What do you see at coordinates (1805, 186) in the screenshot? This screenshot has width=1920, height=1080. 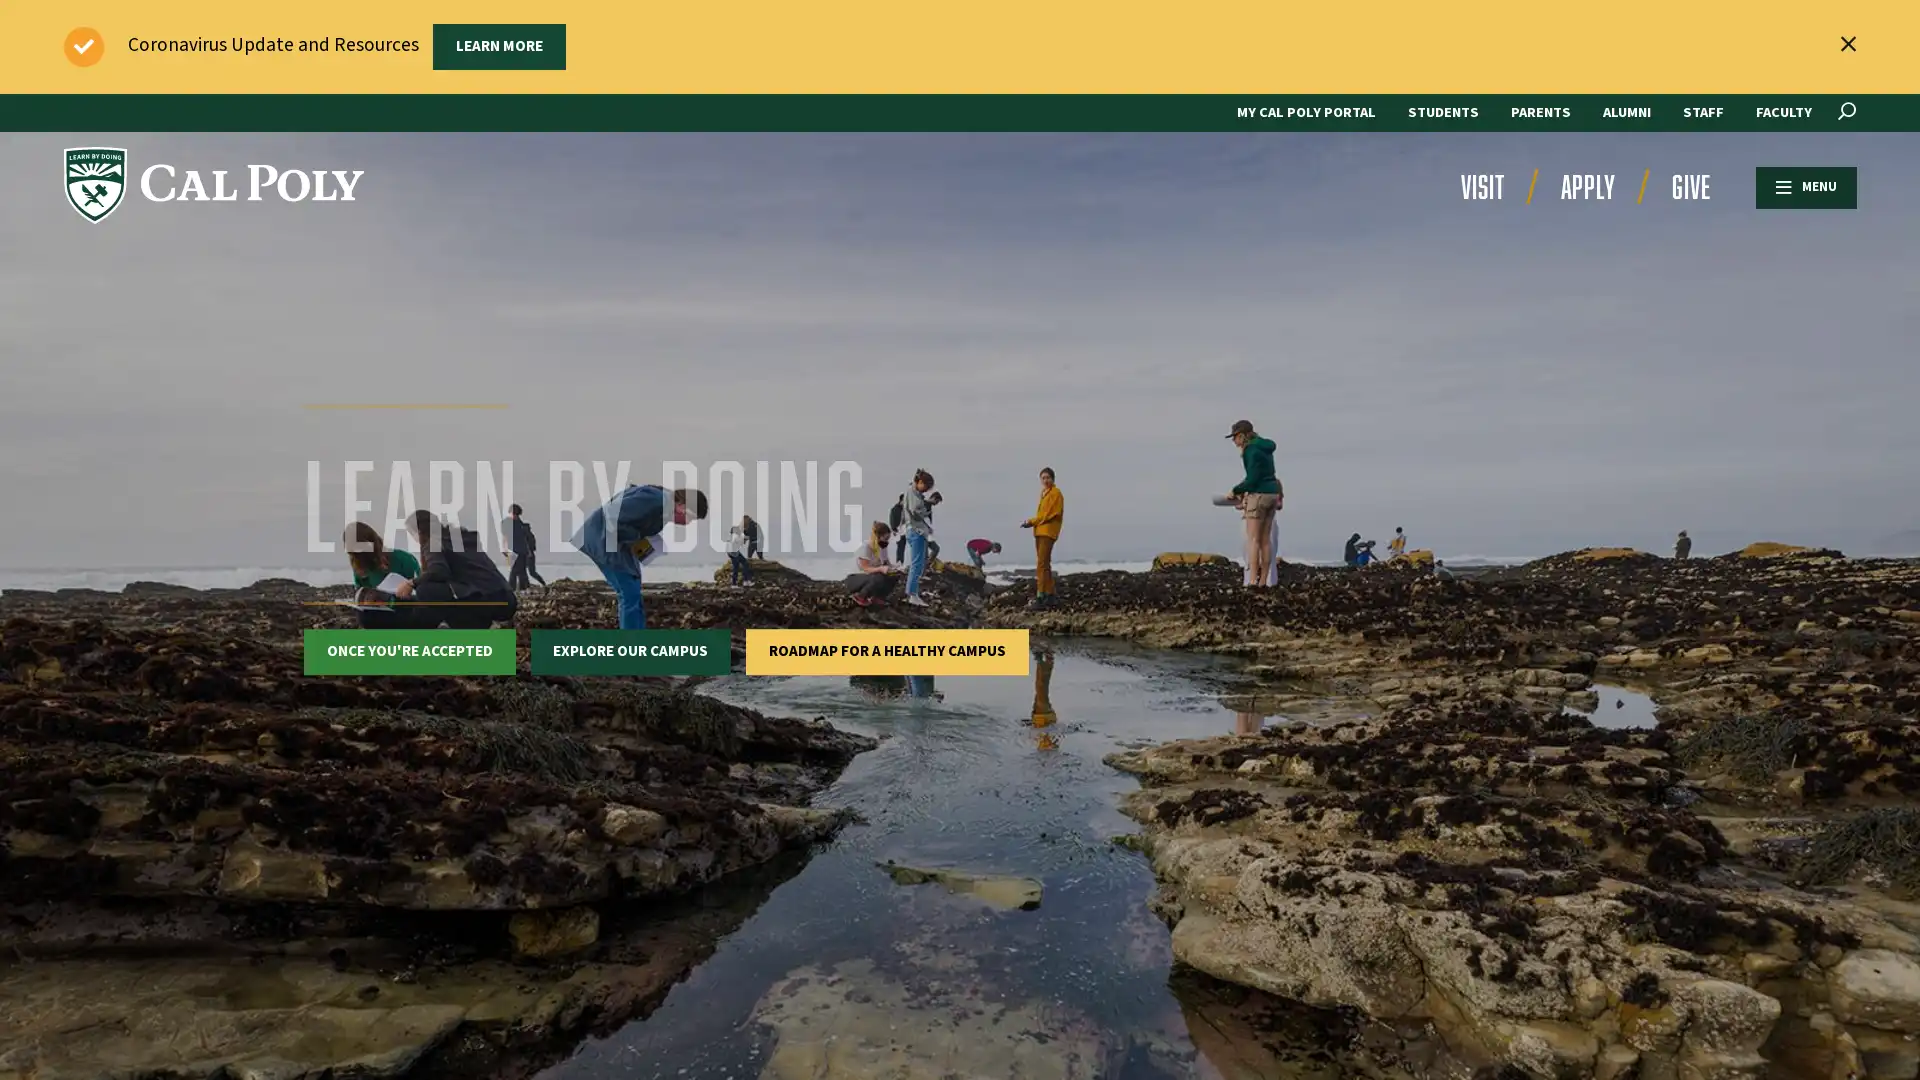 I see `MENU` at bounding box center [1805, 186].